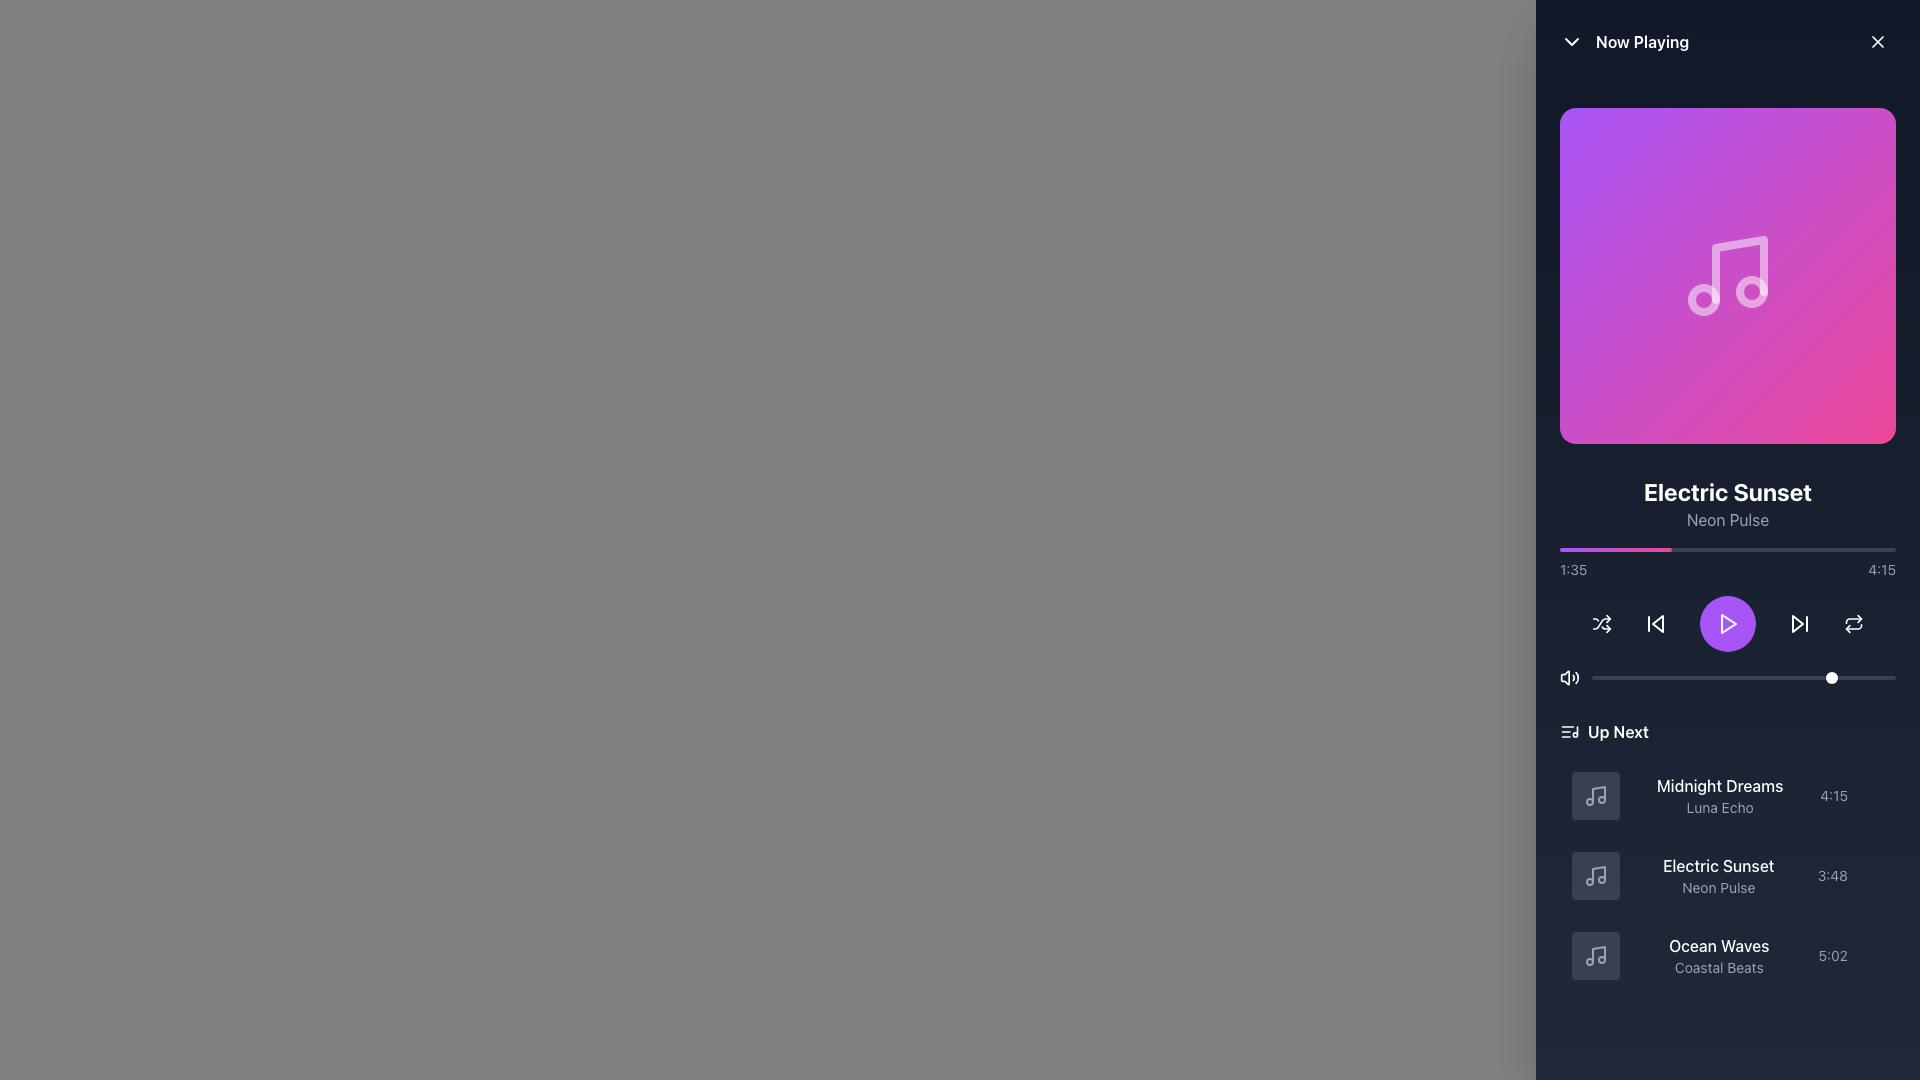  Describe the element at coordinates (1703, 300) in the screenshot. I see `the pink-filled circle icon within the SVG graphic in the 'Now Playing' section of the media player interface, which is the second circle in a sequence of three and positioned to the left of the musical note icon` at that location.